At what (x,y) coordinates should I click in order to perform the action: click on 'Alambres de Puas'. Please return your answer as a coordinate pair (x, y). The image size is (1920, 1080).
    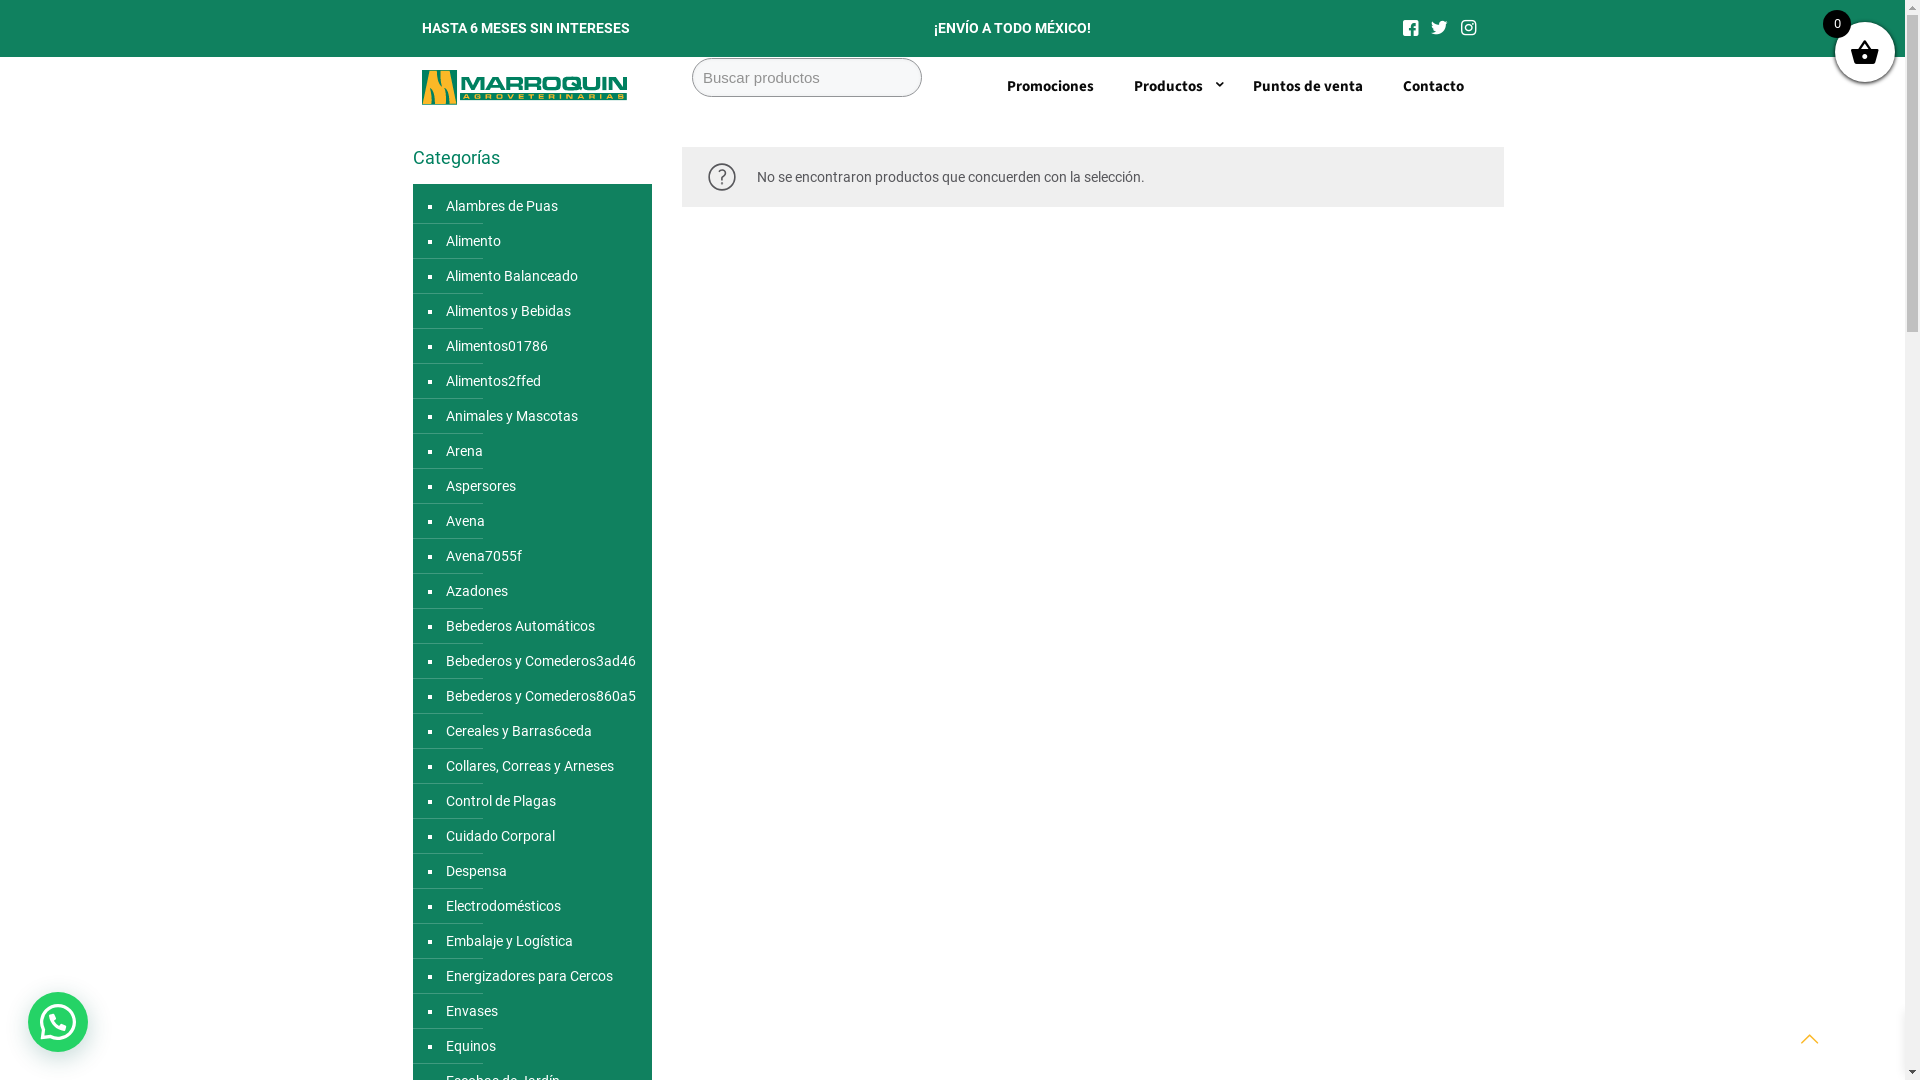
    Looking at the image, I should click on (542, 206).